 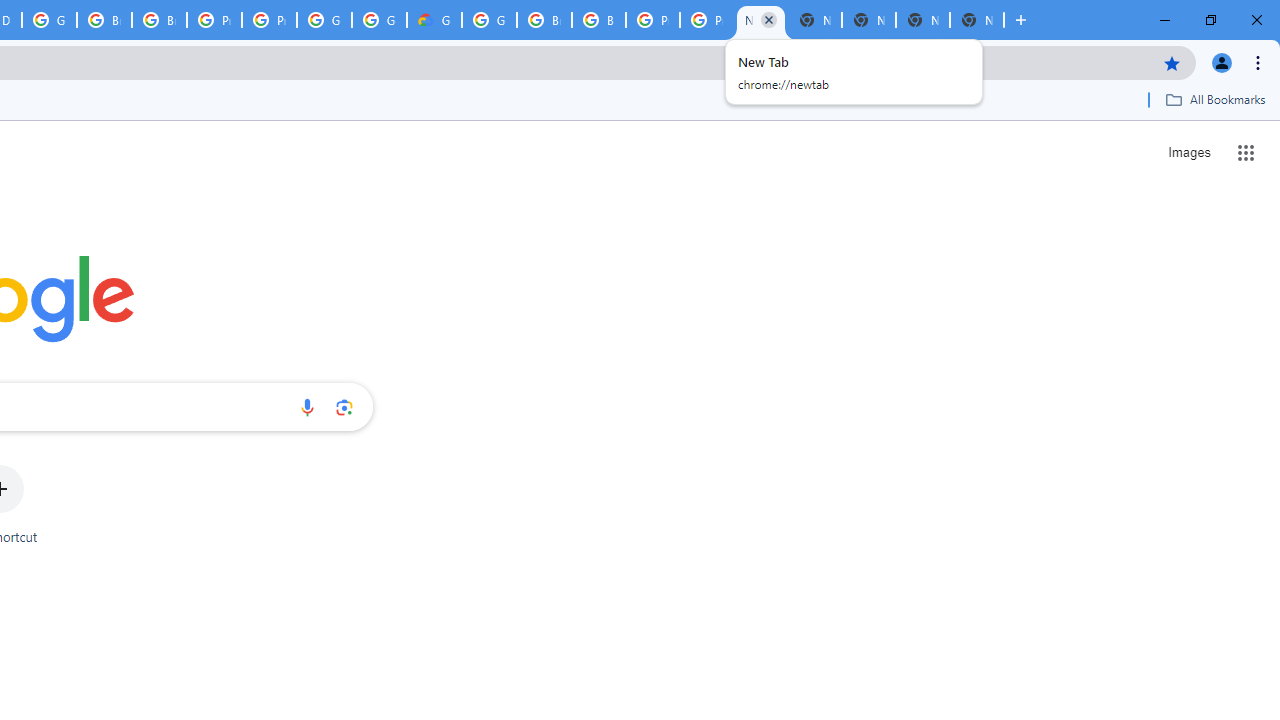 What do you see at coordinates (544, 20) in the screenshot?
I see `'Browse Chrome as a guest - Computer - Google Chrome Help'` at bounding box center [544, 20].